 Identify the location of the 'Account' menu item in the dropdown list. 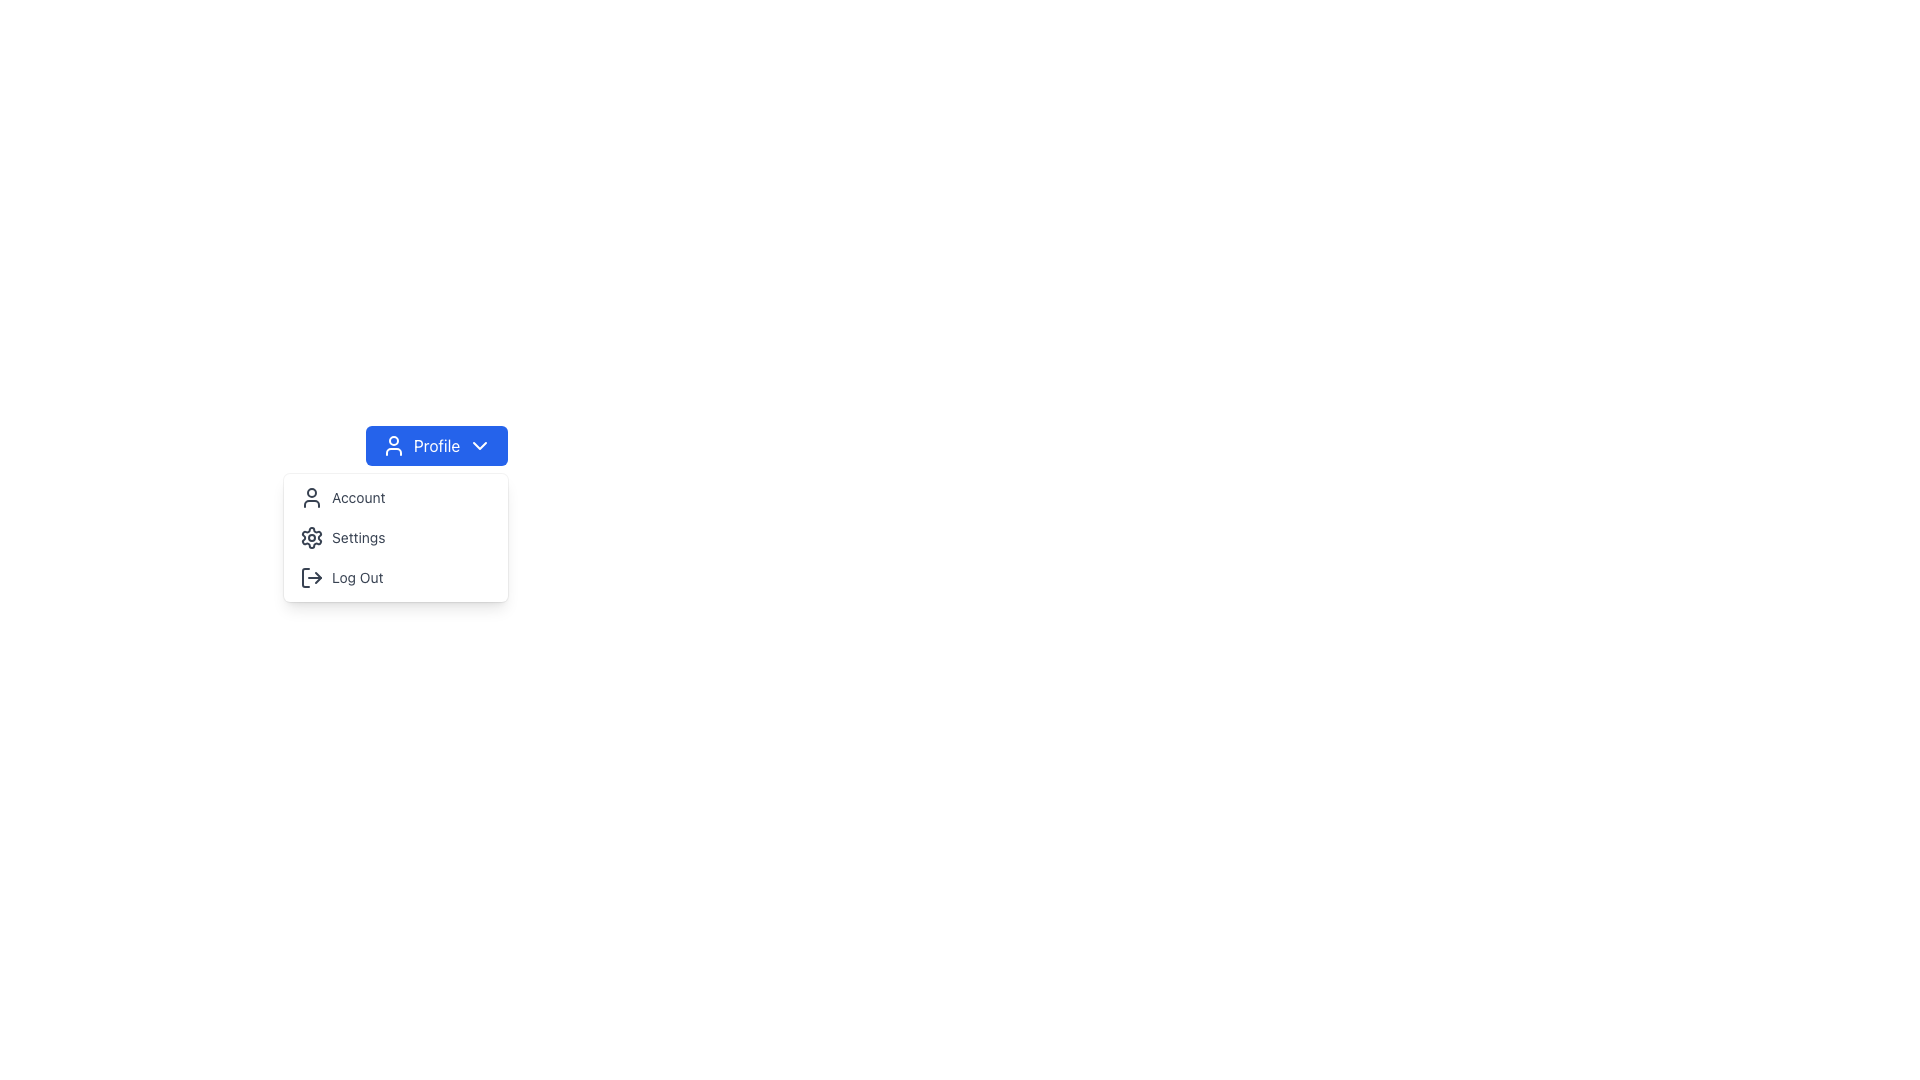
(395, 496).